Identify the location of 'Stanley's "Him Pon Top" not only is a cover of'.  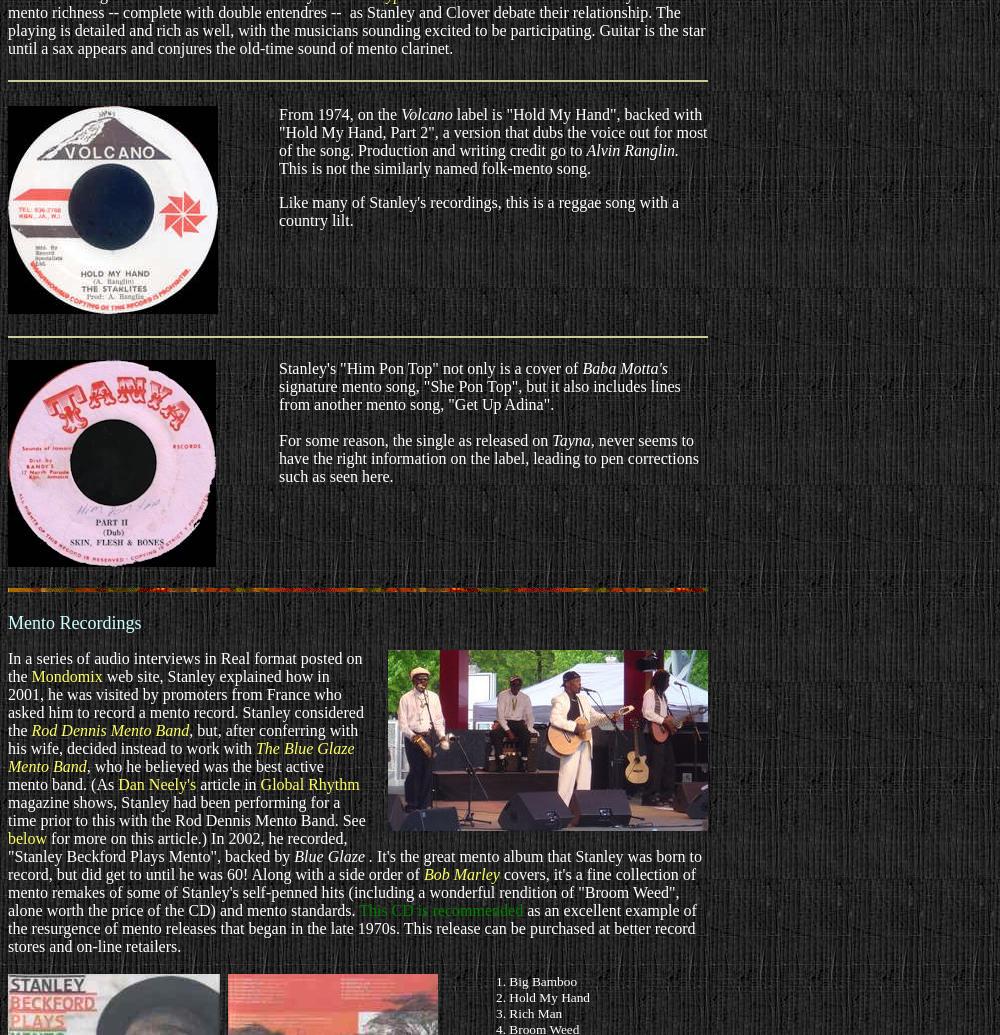
(430, 368).